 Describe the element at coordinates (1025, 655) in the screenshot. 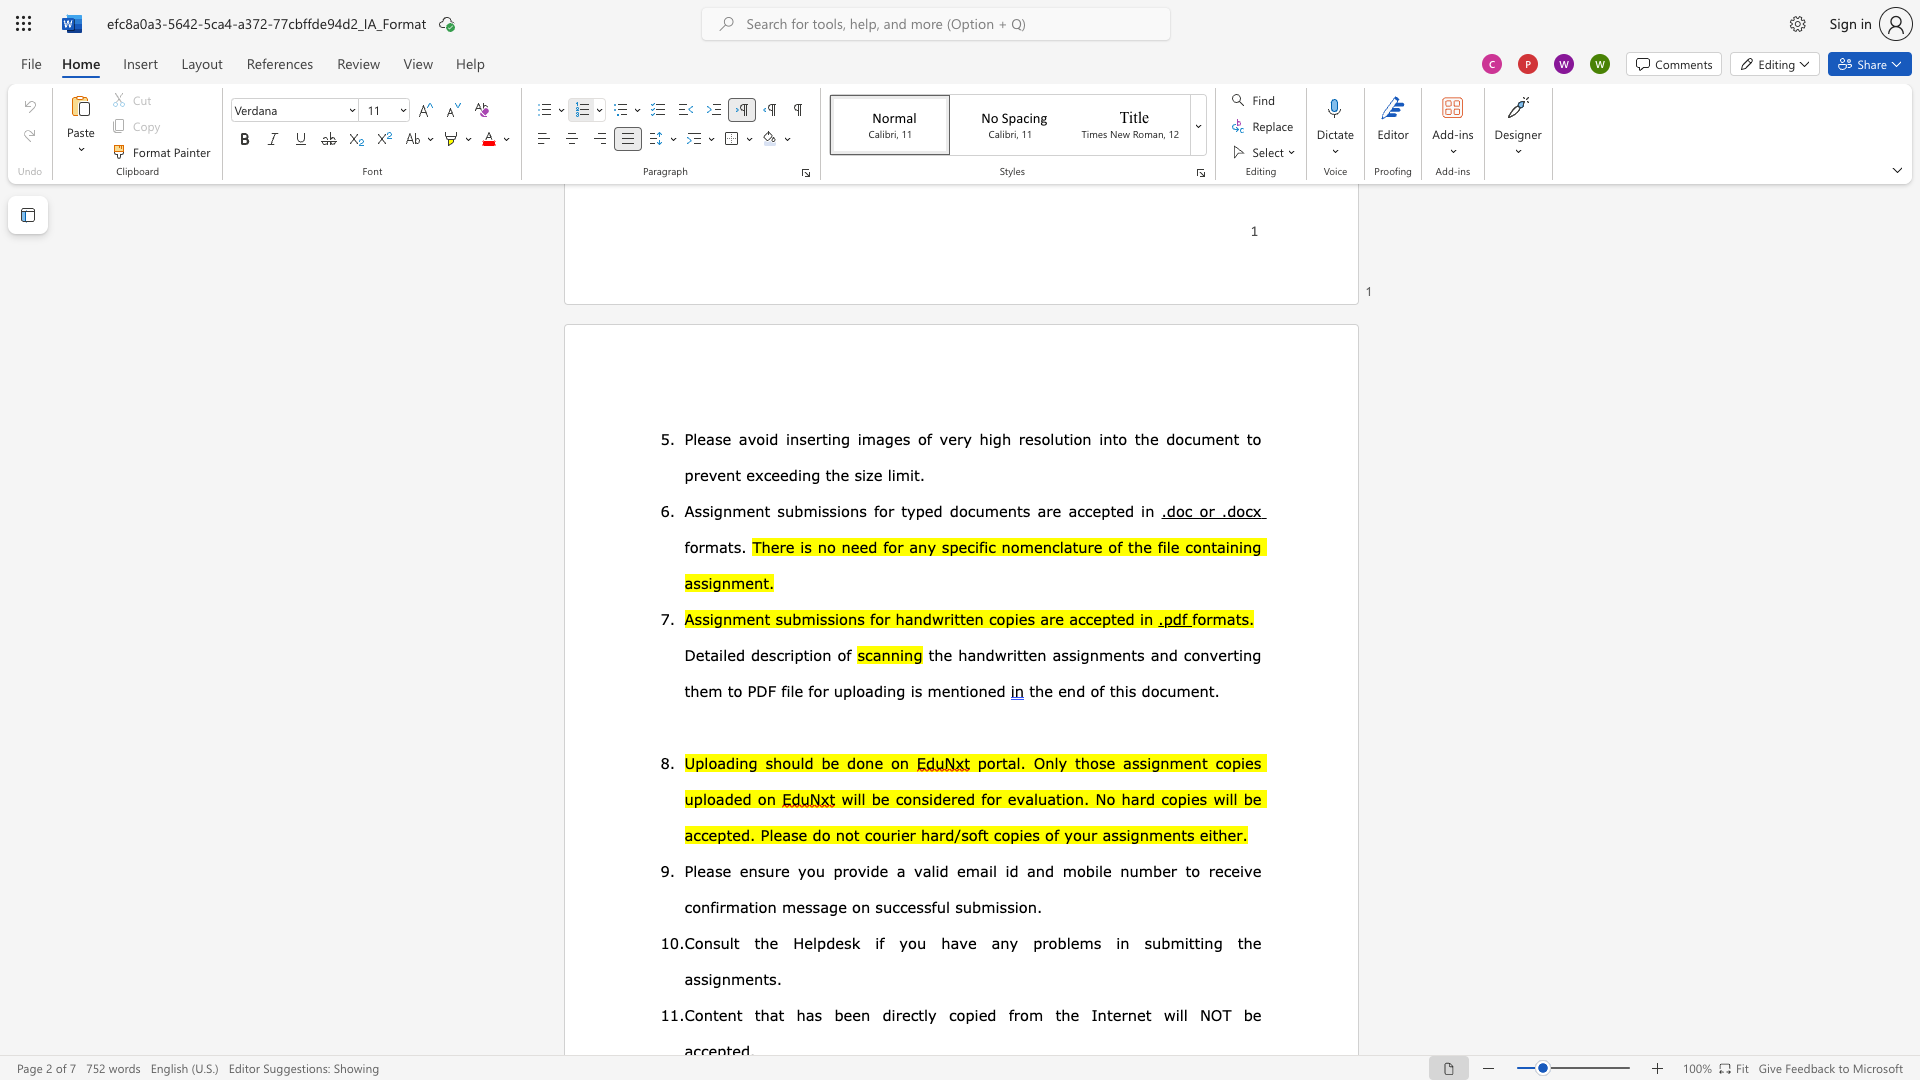

I see `the 3th character "t" in the text` at that location.